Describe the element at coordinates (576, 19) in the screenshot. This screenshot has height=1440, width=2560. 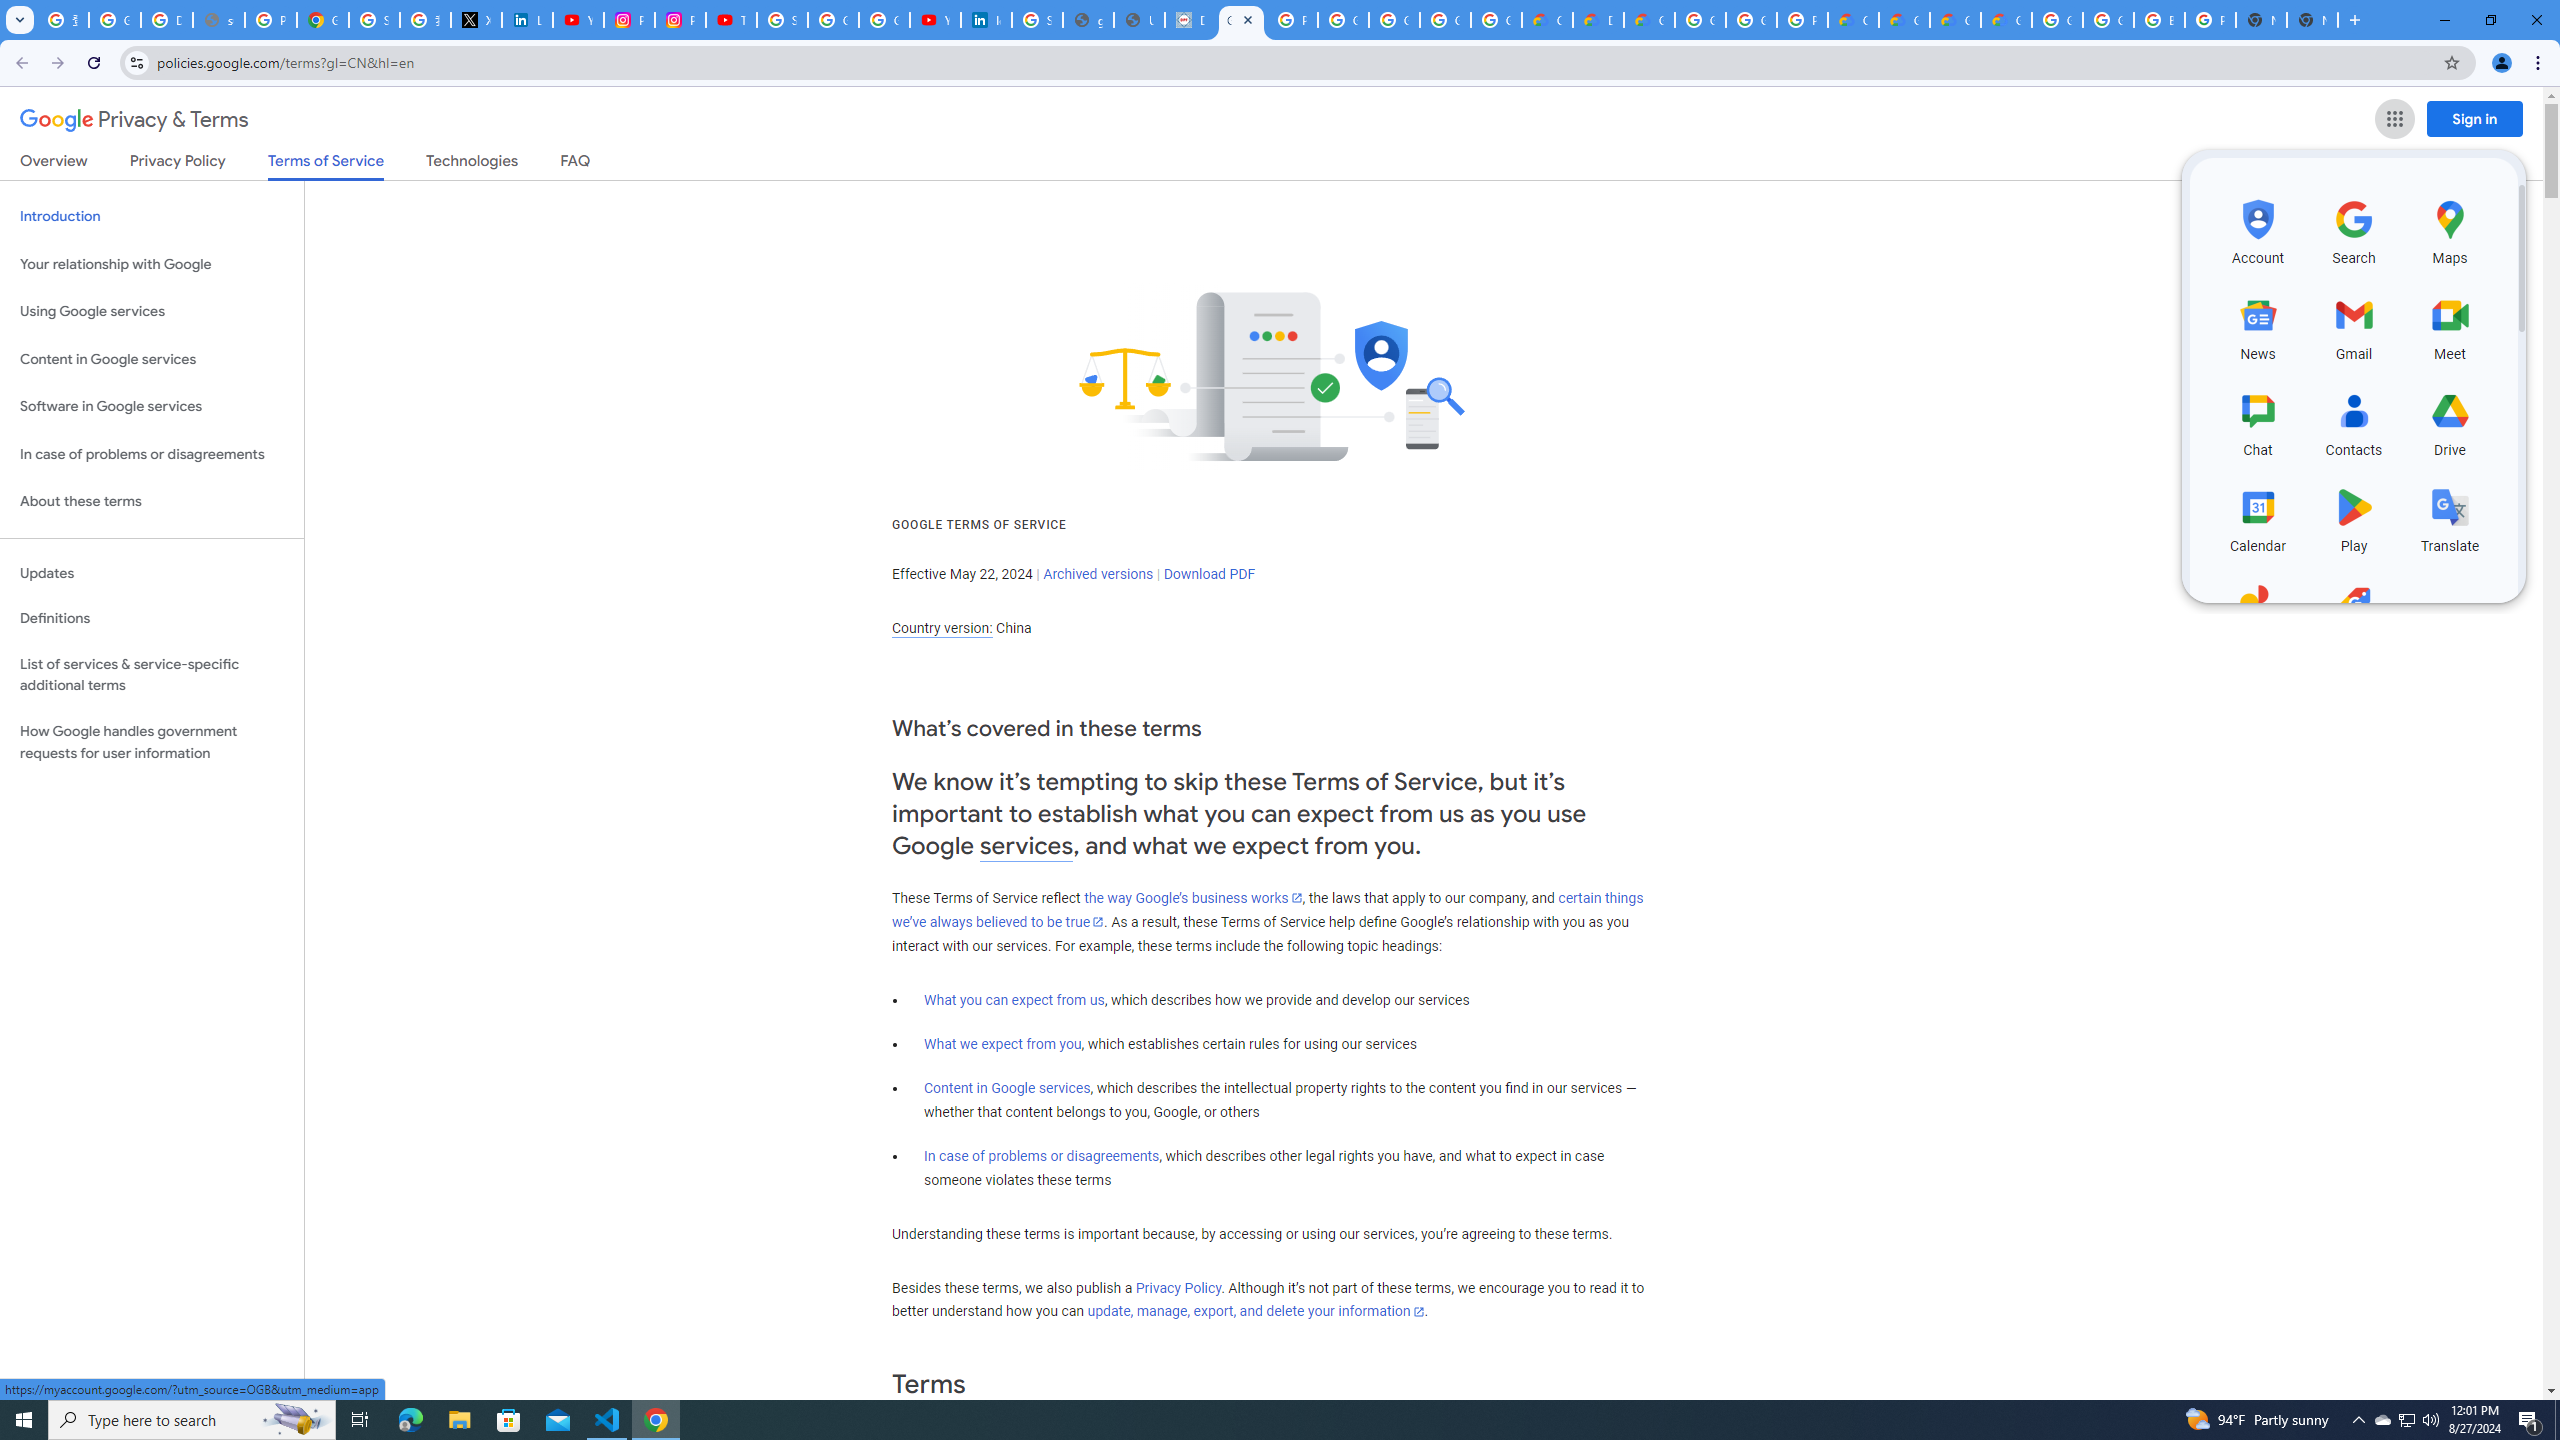
I see `'YouTube Content Monetization Policies - How YouTube Works'` at that location.